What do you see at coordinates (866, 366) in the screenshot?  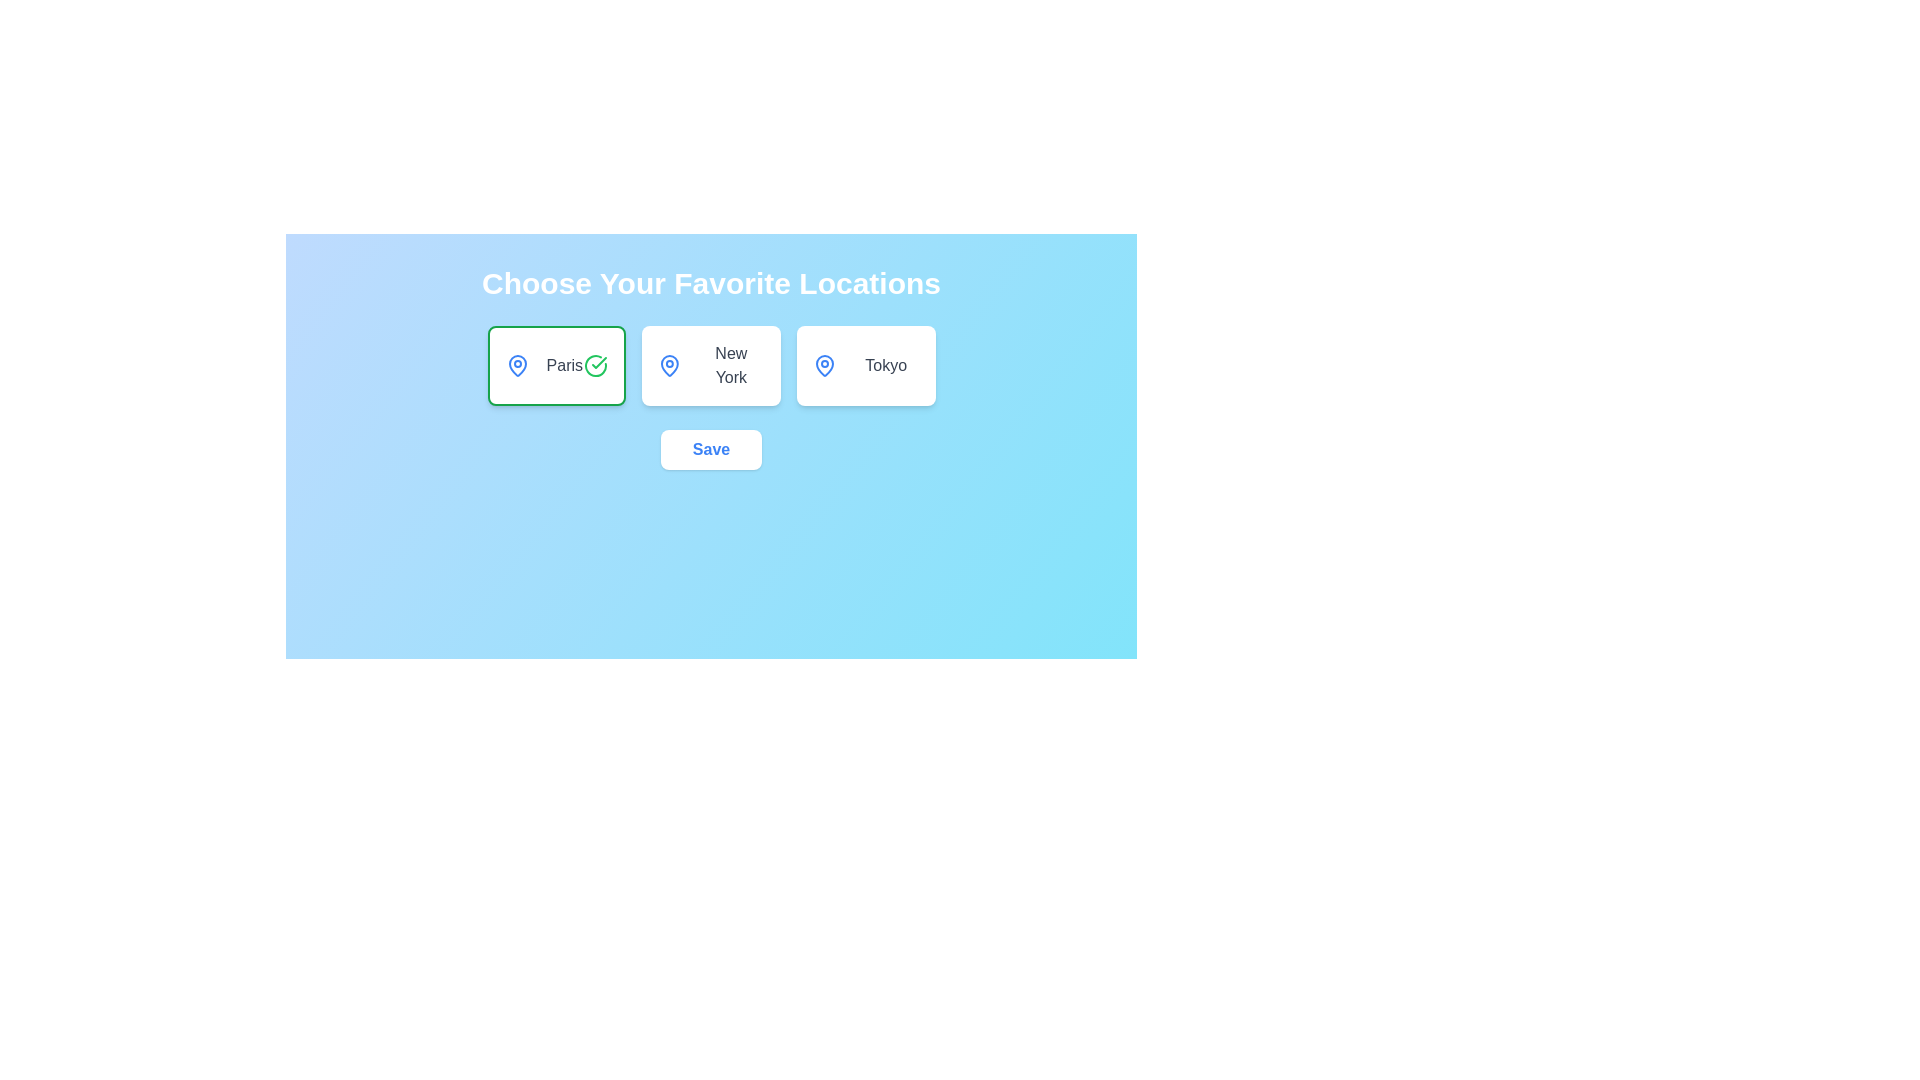 I see `the location card for Tokyo` at bounding box center [866, 366].